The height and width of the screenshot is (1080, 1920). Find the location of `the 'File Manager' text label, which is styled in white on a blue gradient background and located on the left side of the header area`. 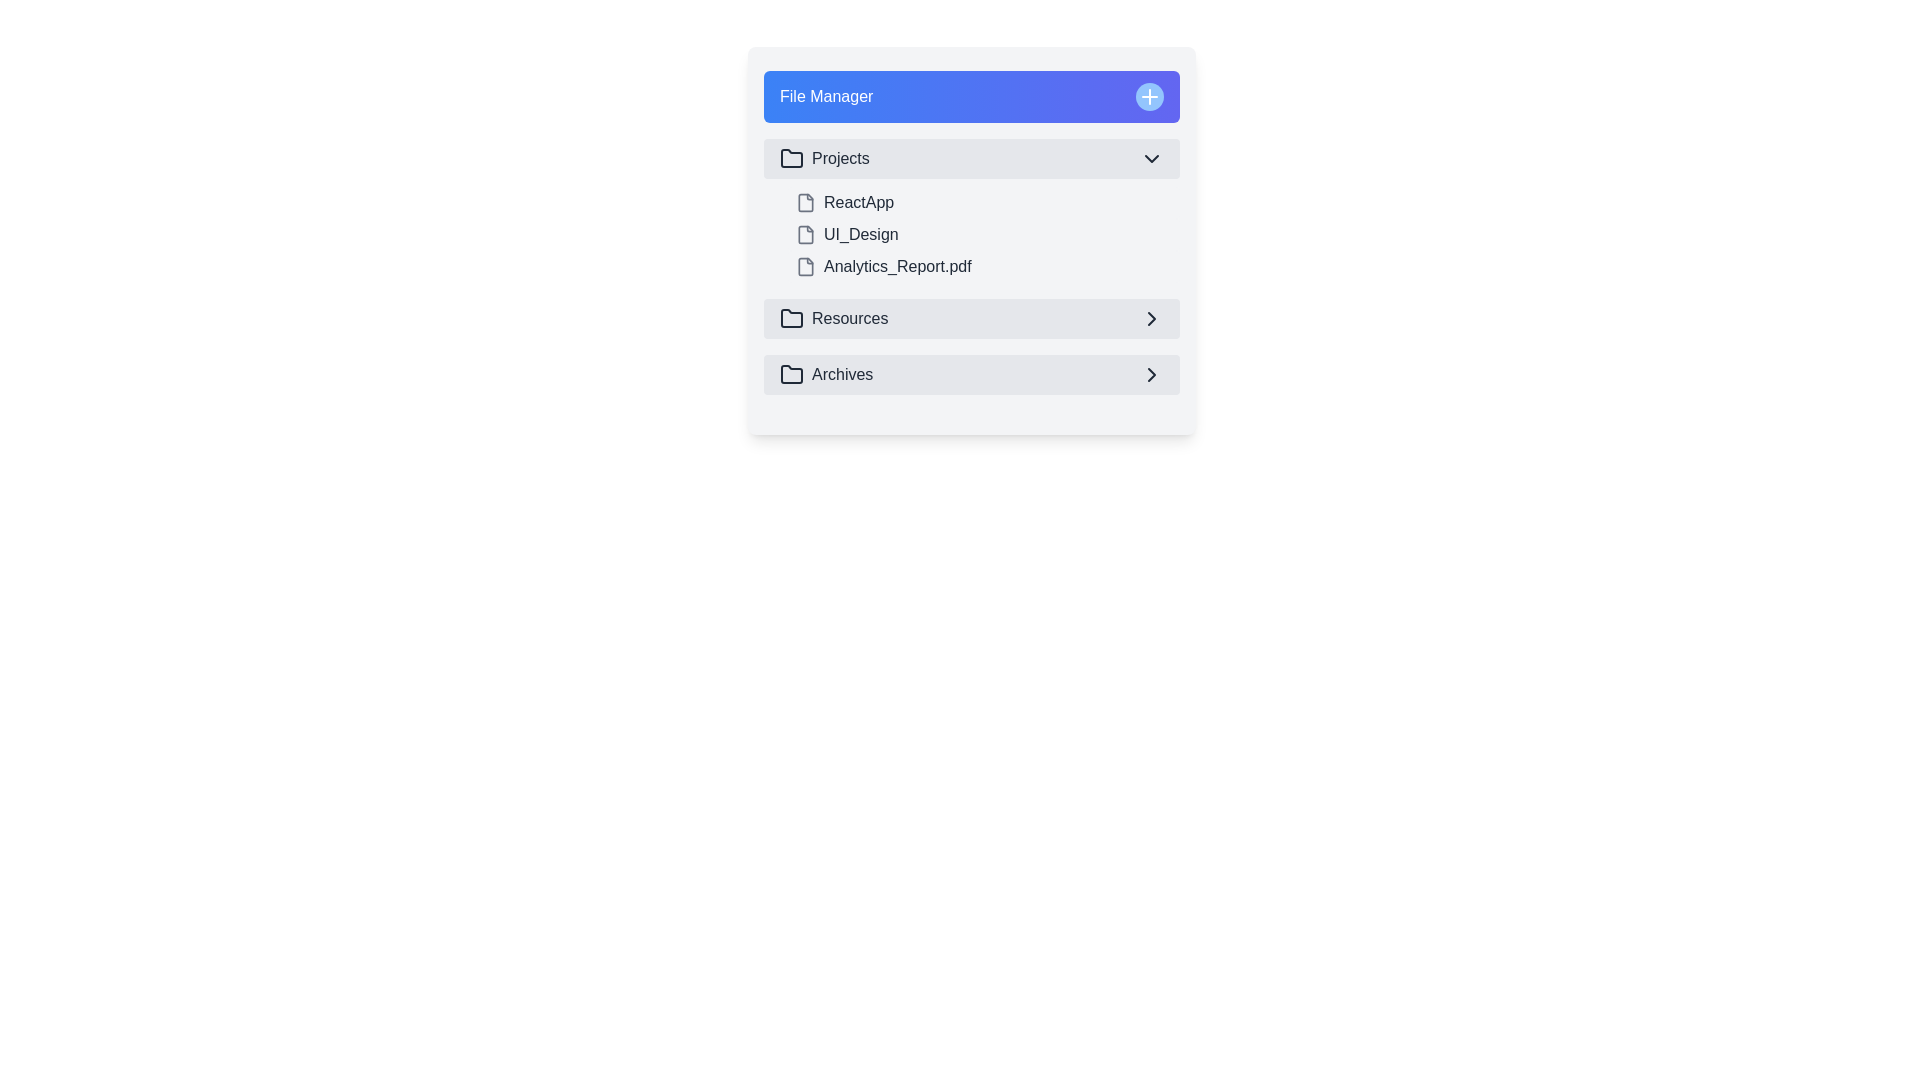

the 'File Manager' text label, which is styled in white on a blue gradient background and located on the left side of the header area is located at coordinates (826, 96).